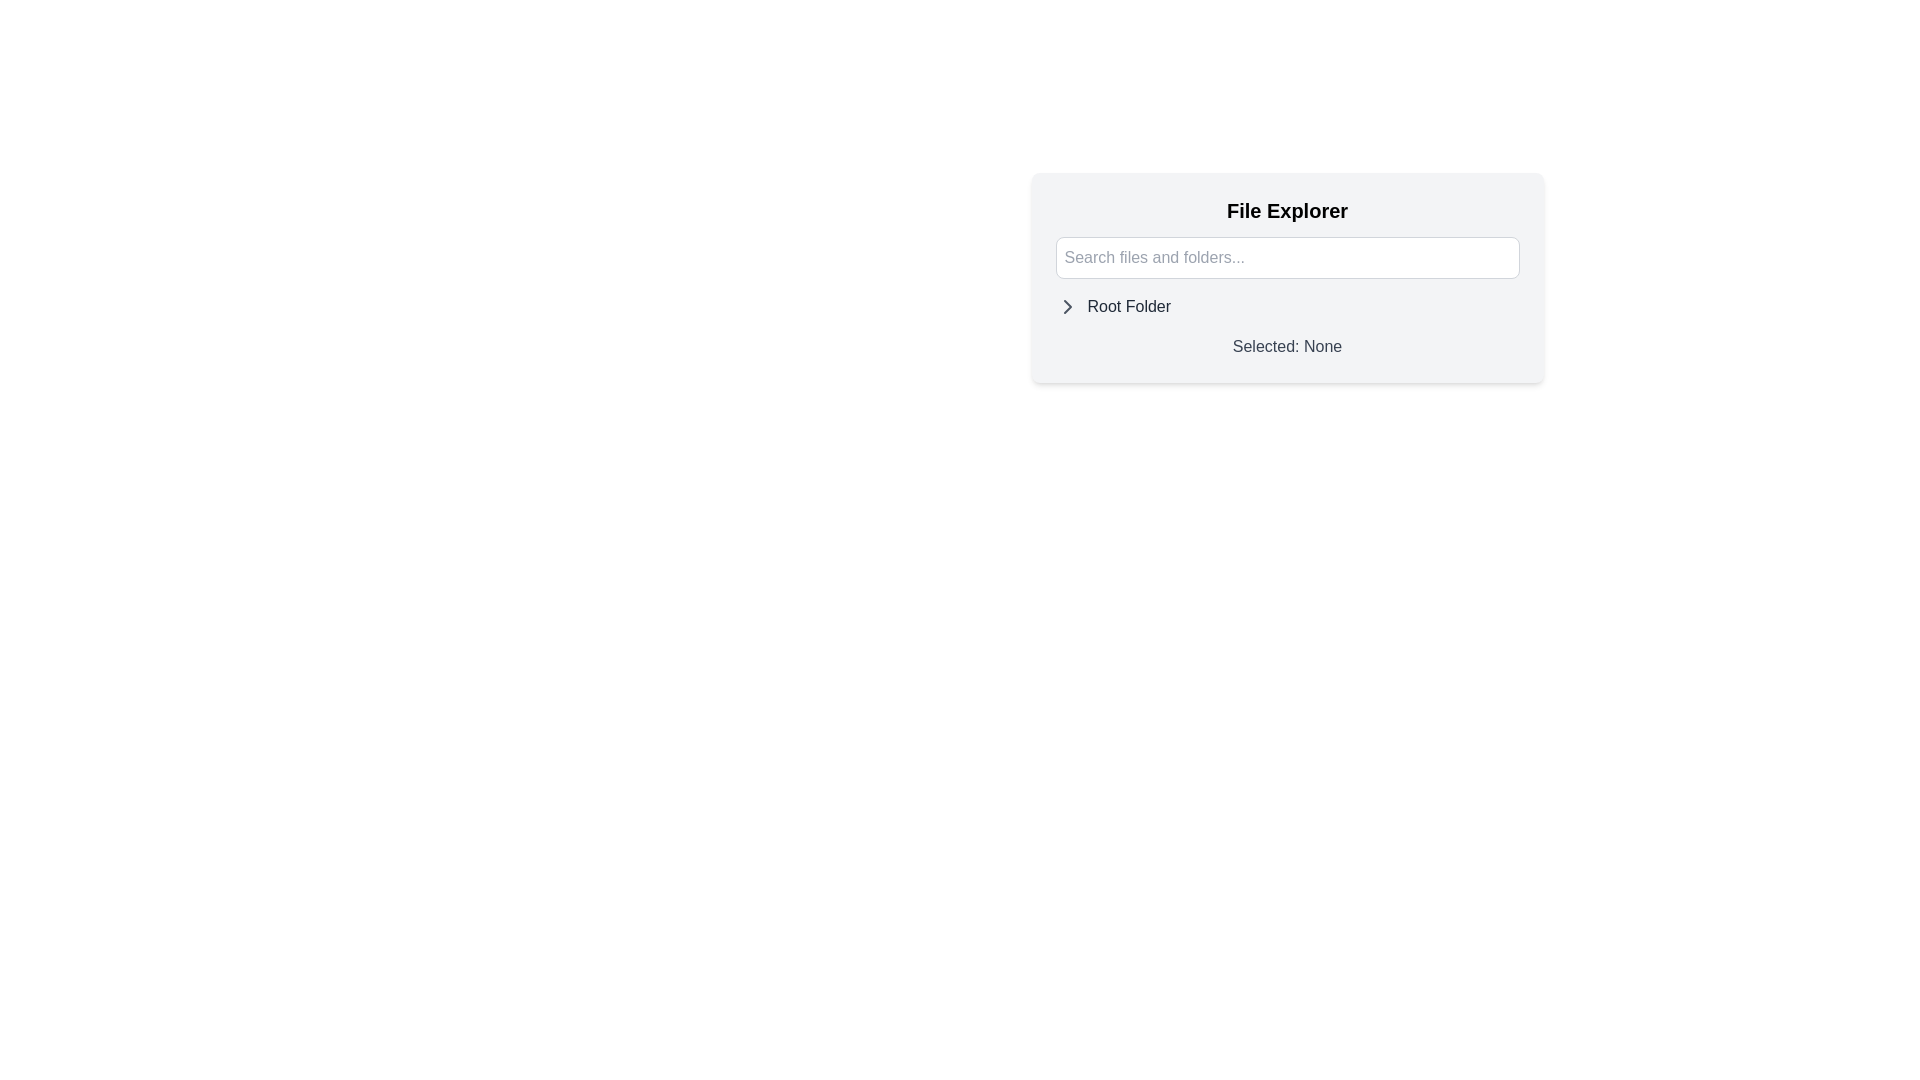 The height and width of the screenshot is (1080, 1920). Describe the element at coordinates (1287, 346) in the screenshot. I see `the text label displaying 'Selected: None' at the bottom of the white card in the 'File Explorer'` at that location.